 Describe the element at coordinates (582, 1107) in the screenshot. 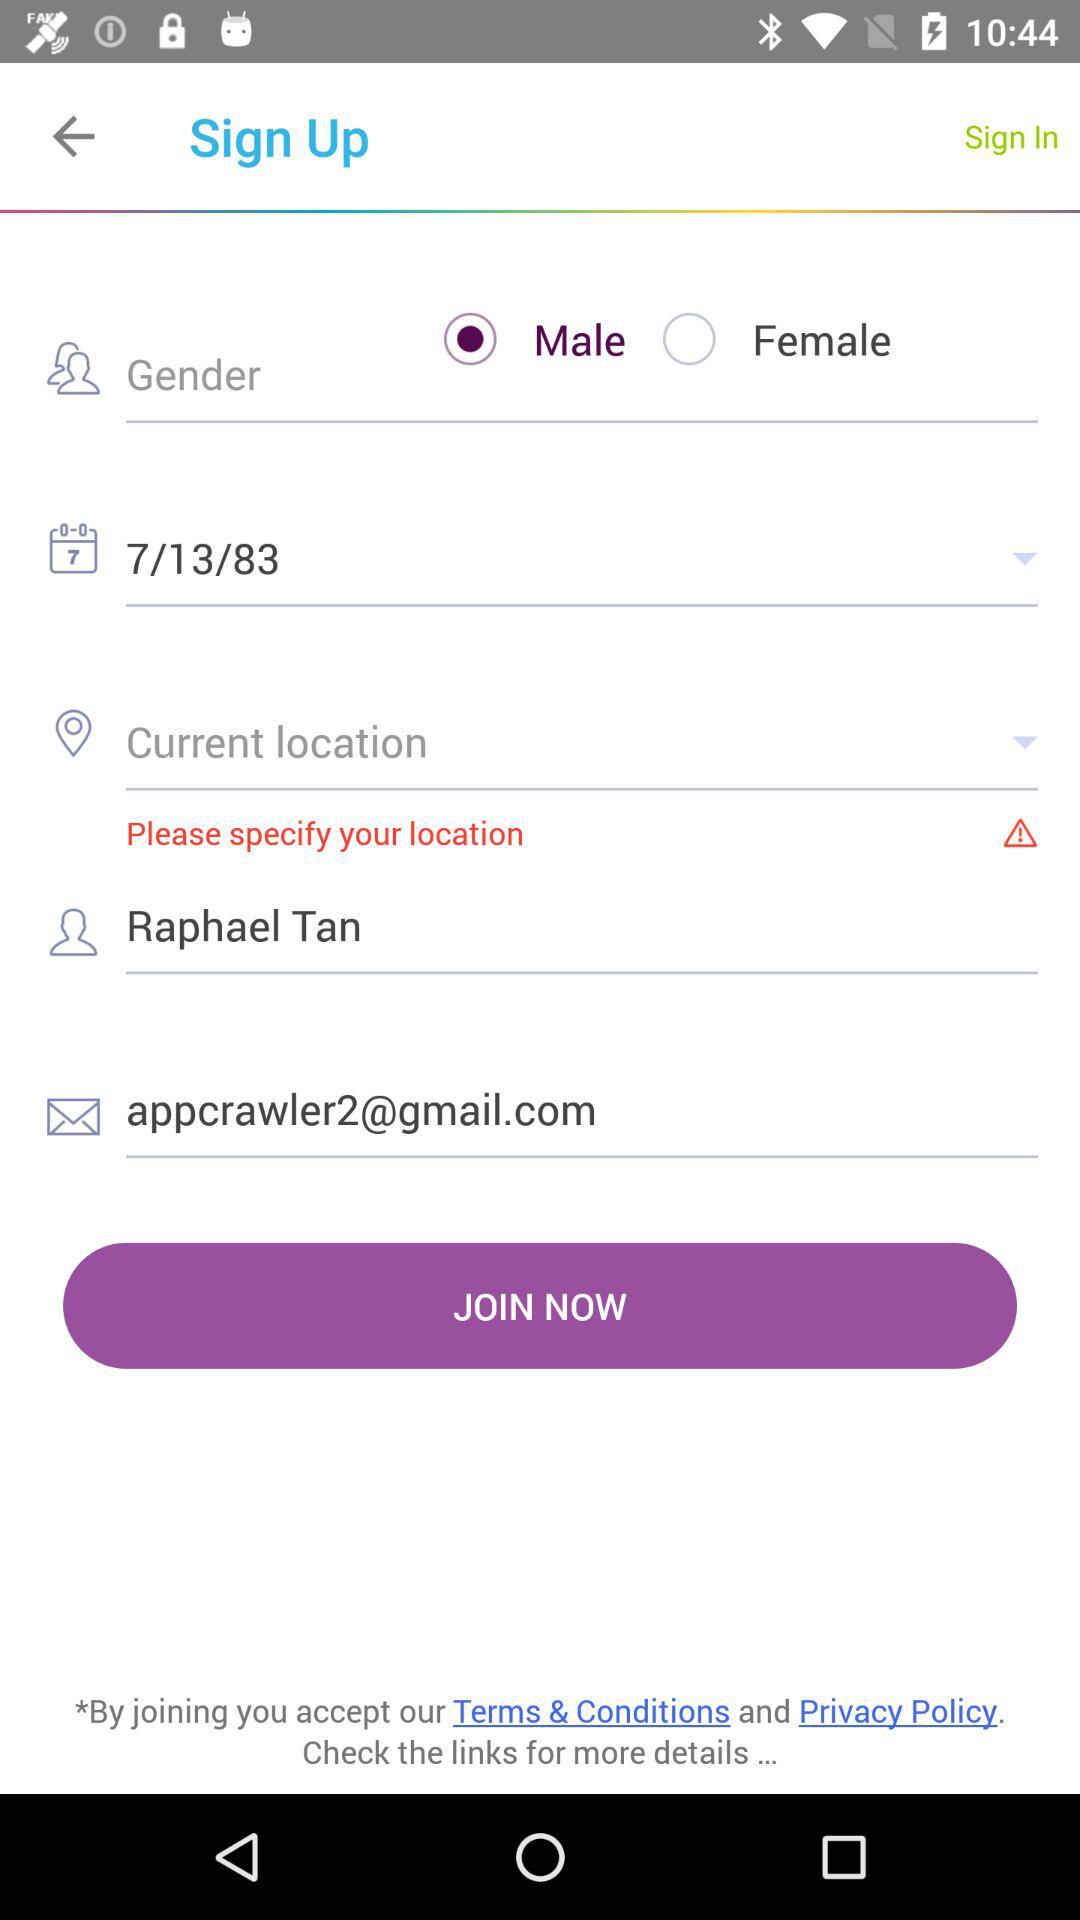

I see `the appcrawler2@gmail.com` at that location.